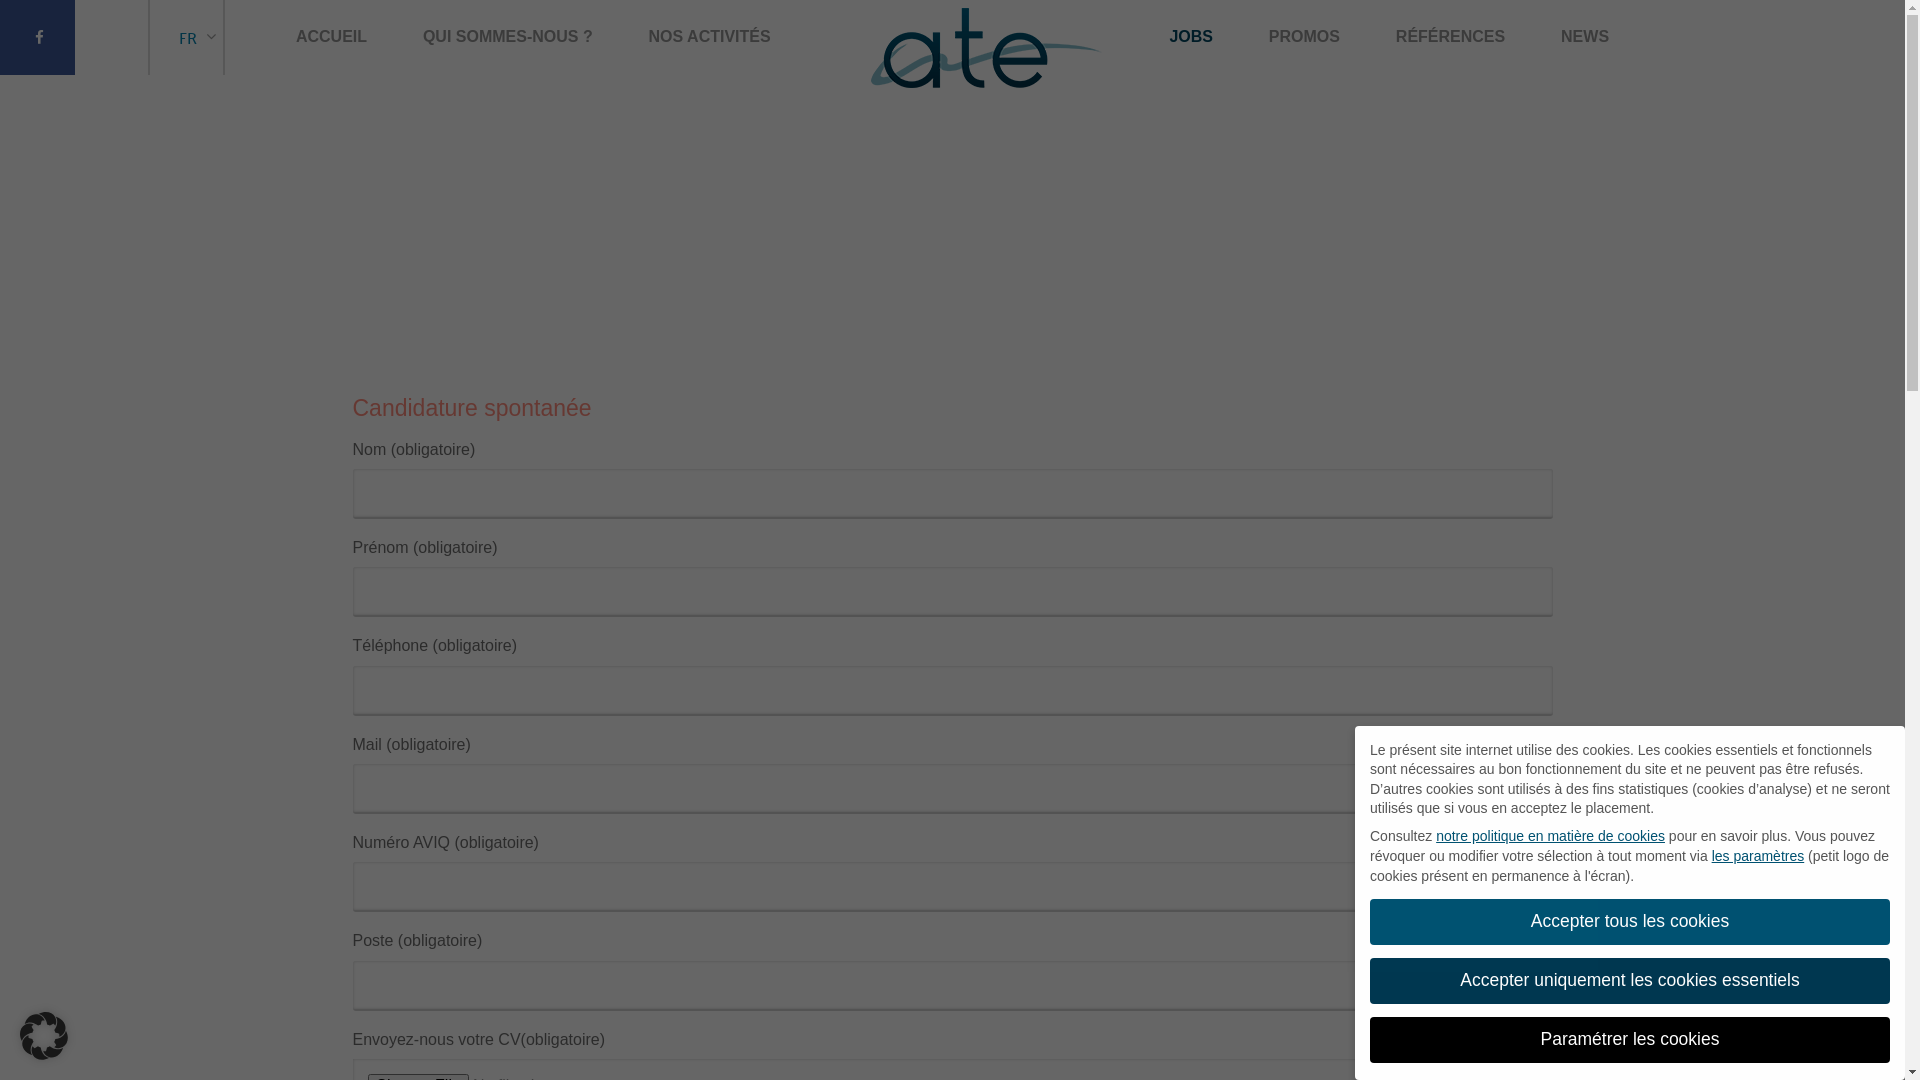 The width and height of the screenshot is (1920, 1080). I want to click on 'Accepter uniquement les cookies essentiels', so click(1630, 979).